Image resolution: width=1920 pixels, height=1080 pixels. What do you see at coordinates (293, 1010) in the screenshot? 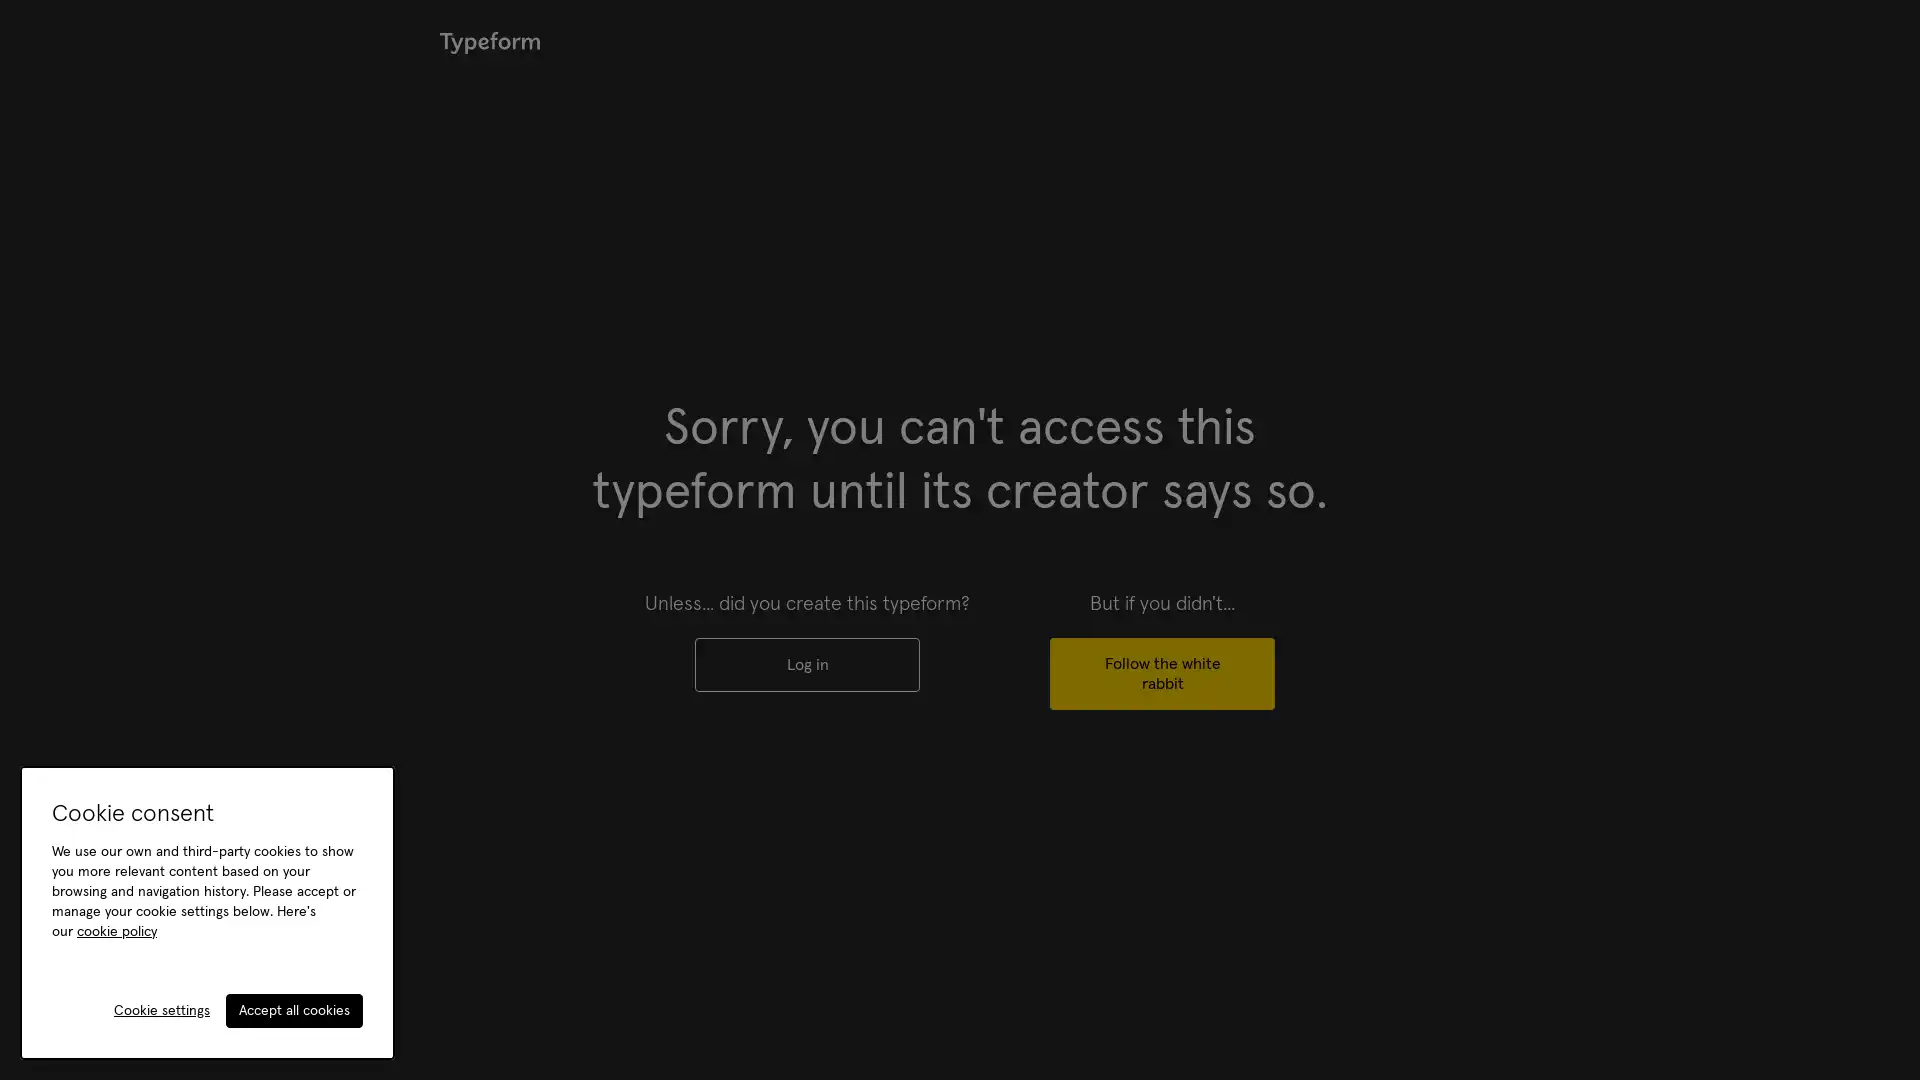
I see `Accept all cookies` at bounding box center [293, 1010].